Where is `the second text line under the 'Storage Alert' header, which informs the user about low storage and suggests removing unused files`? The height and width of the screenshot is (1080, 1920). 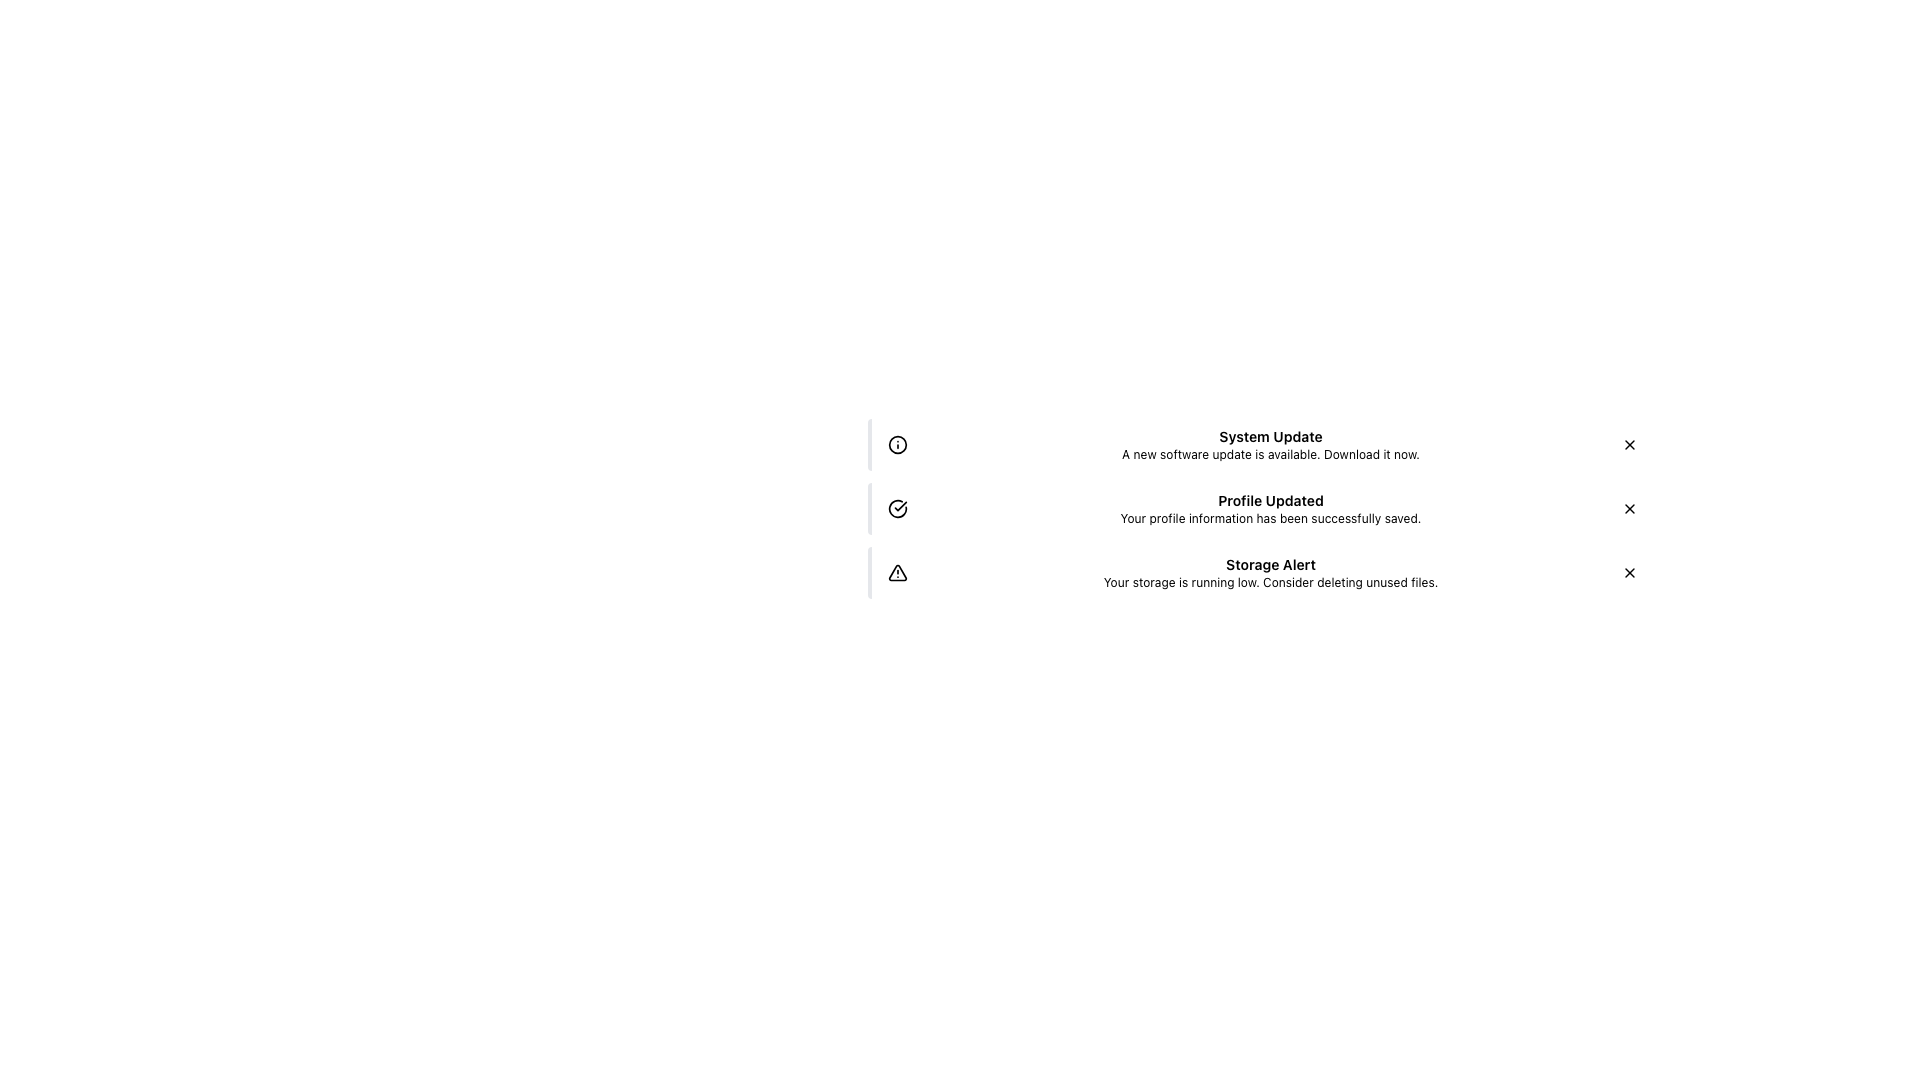 the second text line under the 'Storage Alert' header, which informs the user about low storage and suggests removing unused files is located at coordinates (1270, 582).